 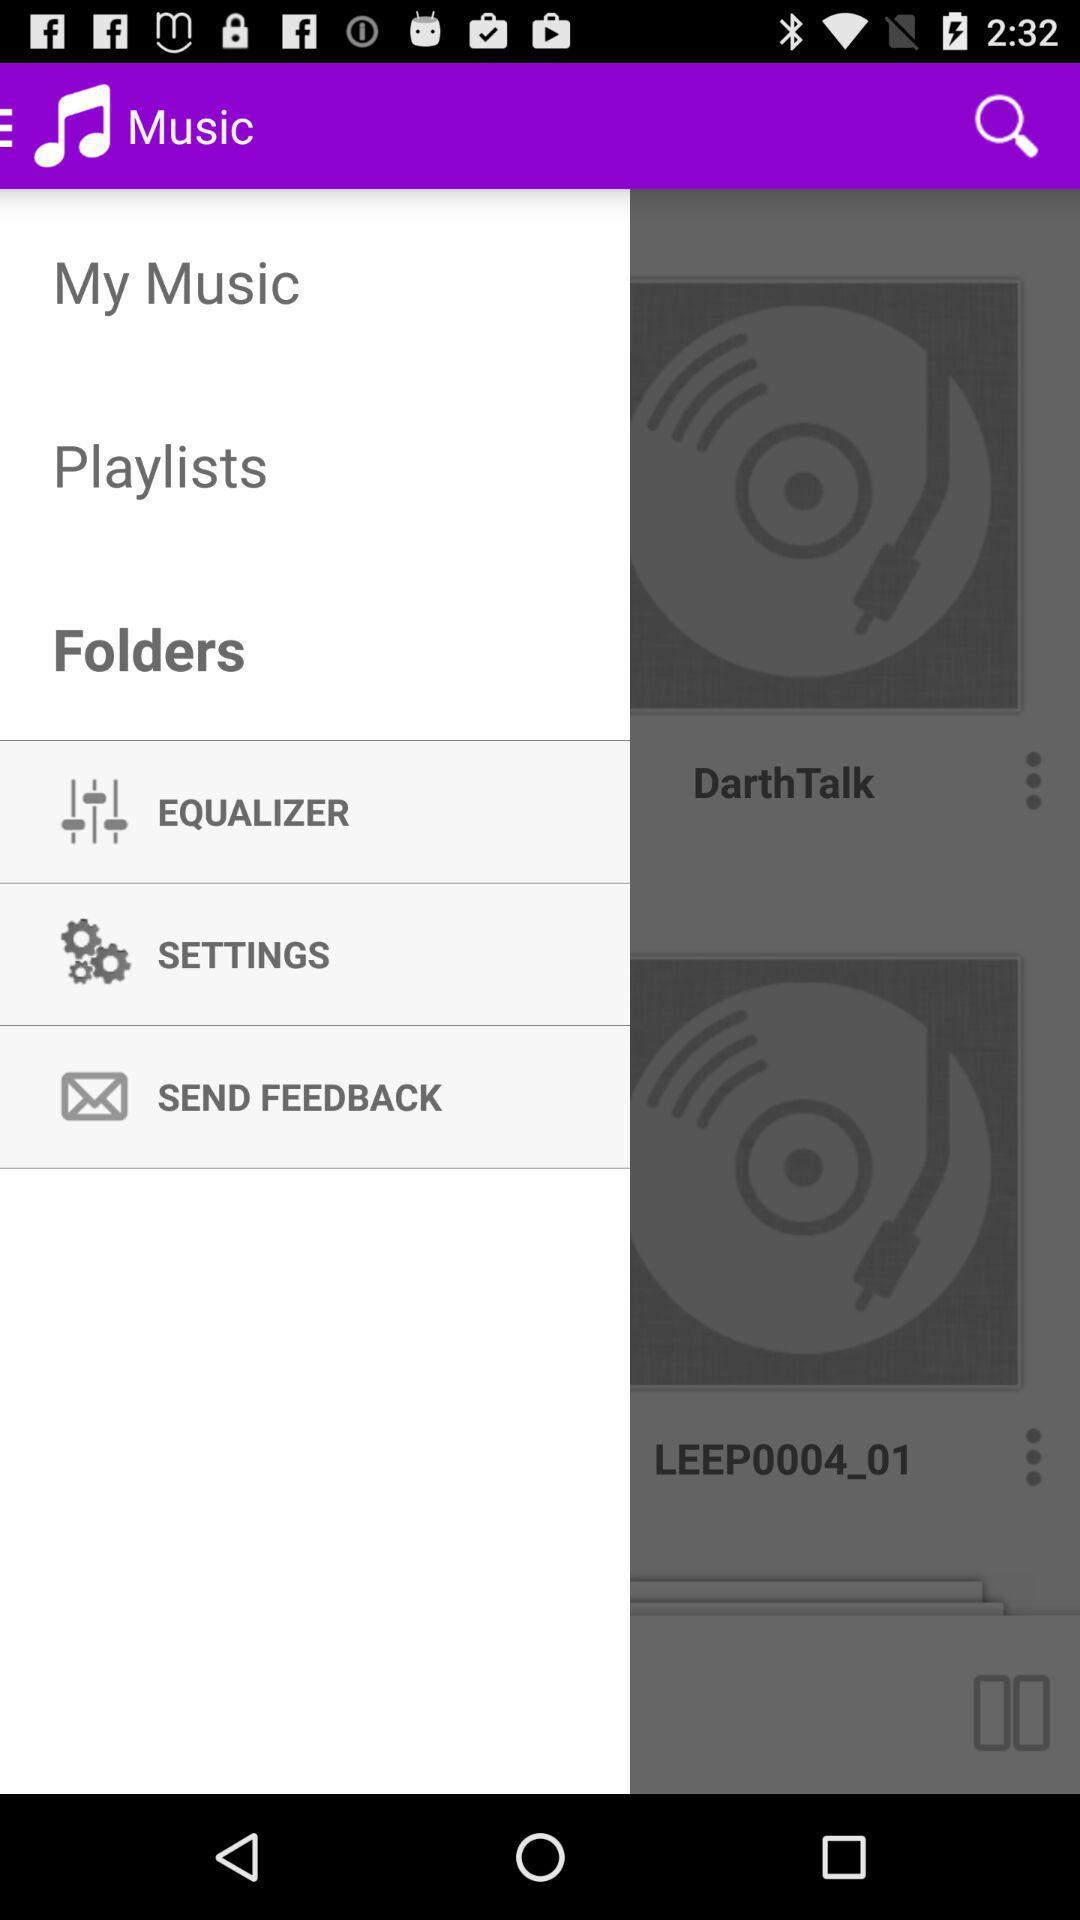 What do you see at coordinates (1019, 1824) in the screenshot?
I see `the pause icon` at bounding box center [1019, 1824].